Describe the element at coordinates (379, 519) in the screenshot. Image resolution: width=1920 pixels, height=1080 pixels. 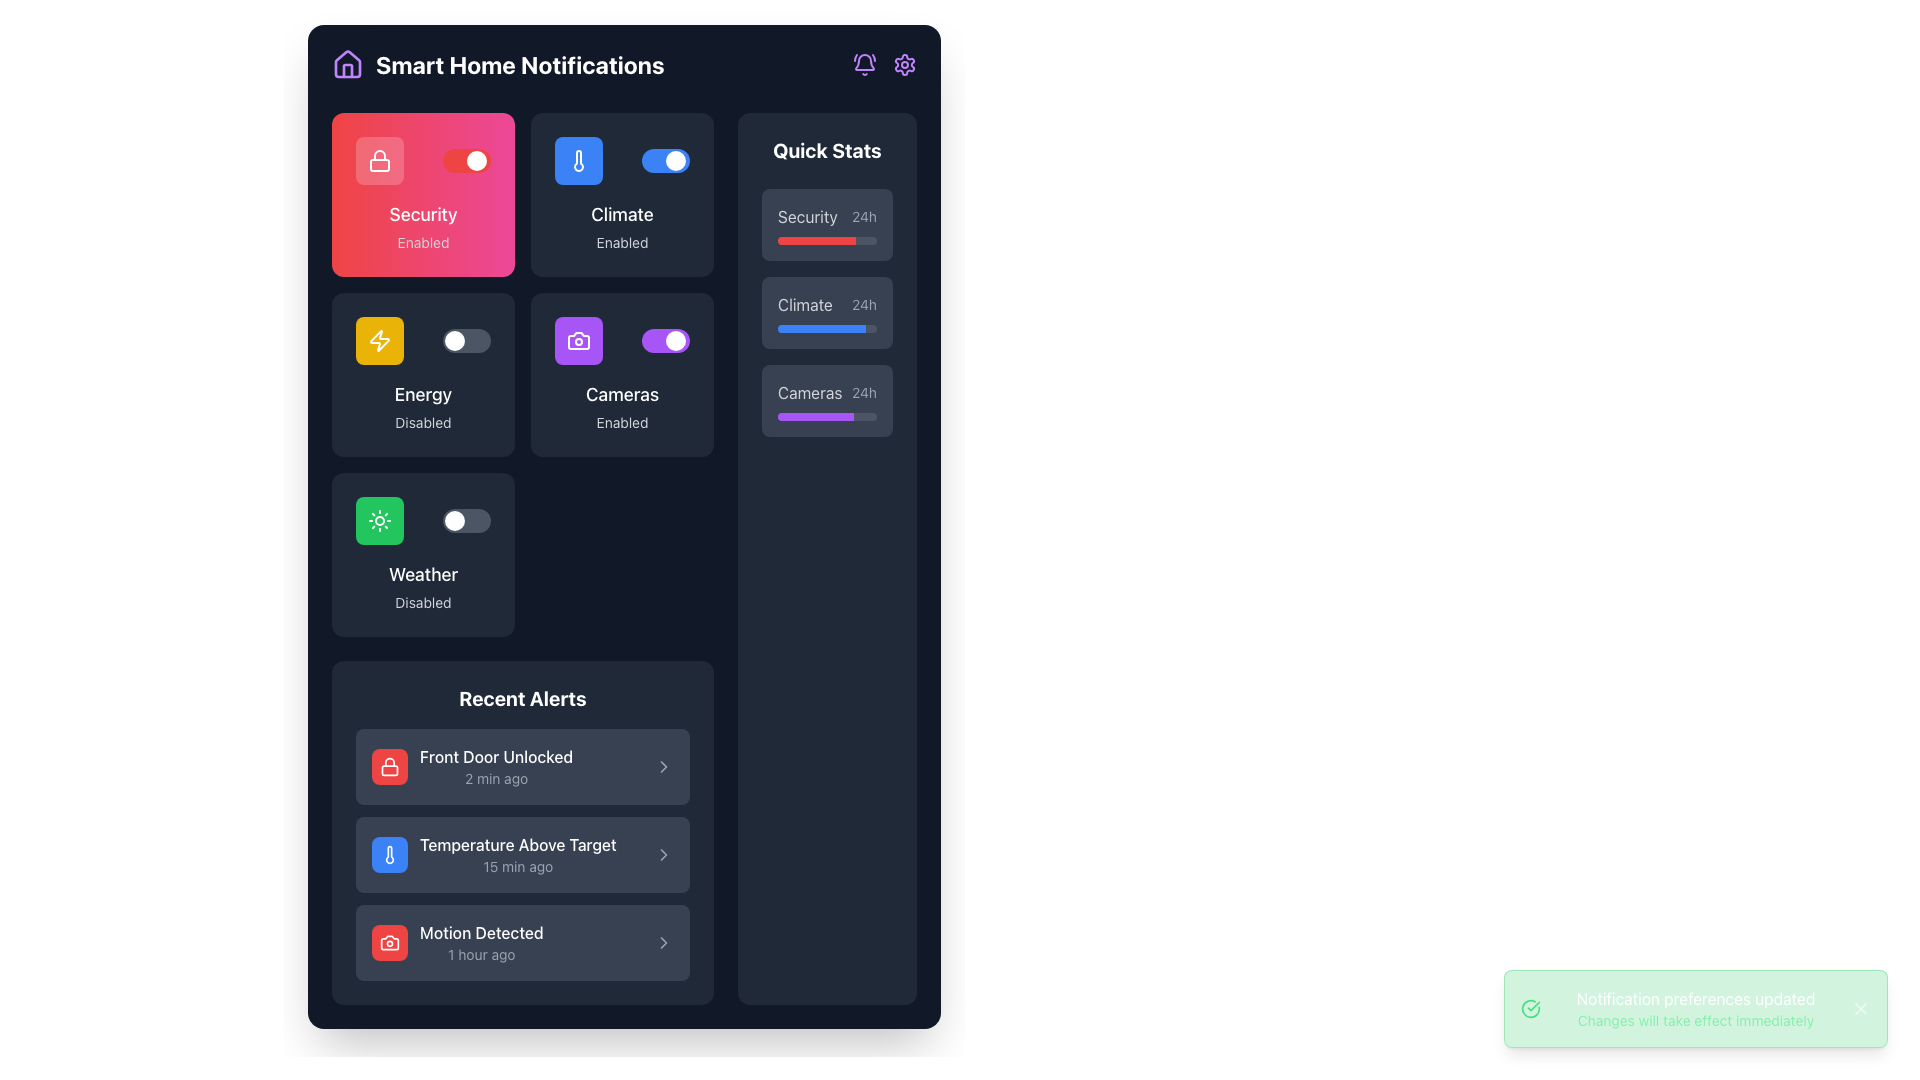
I see `the weather-related icon-based button located at the bottom-left of the group of green buttons, adjacent to the 'Weather' label` at that location.